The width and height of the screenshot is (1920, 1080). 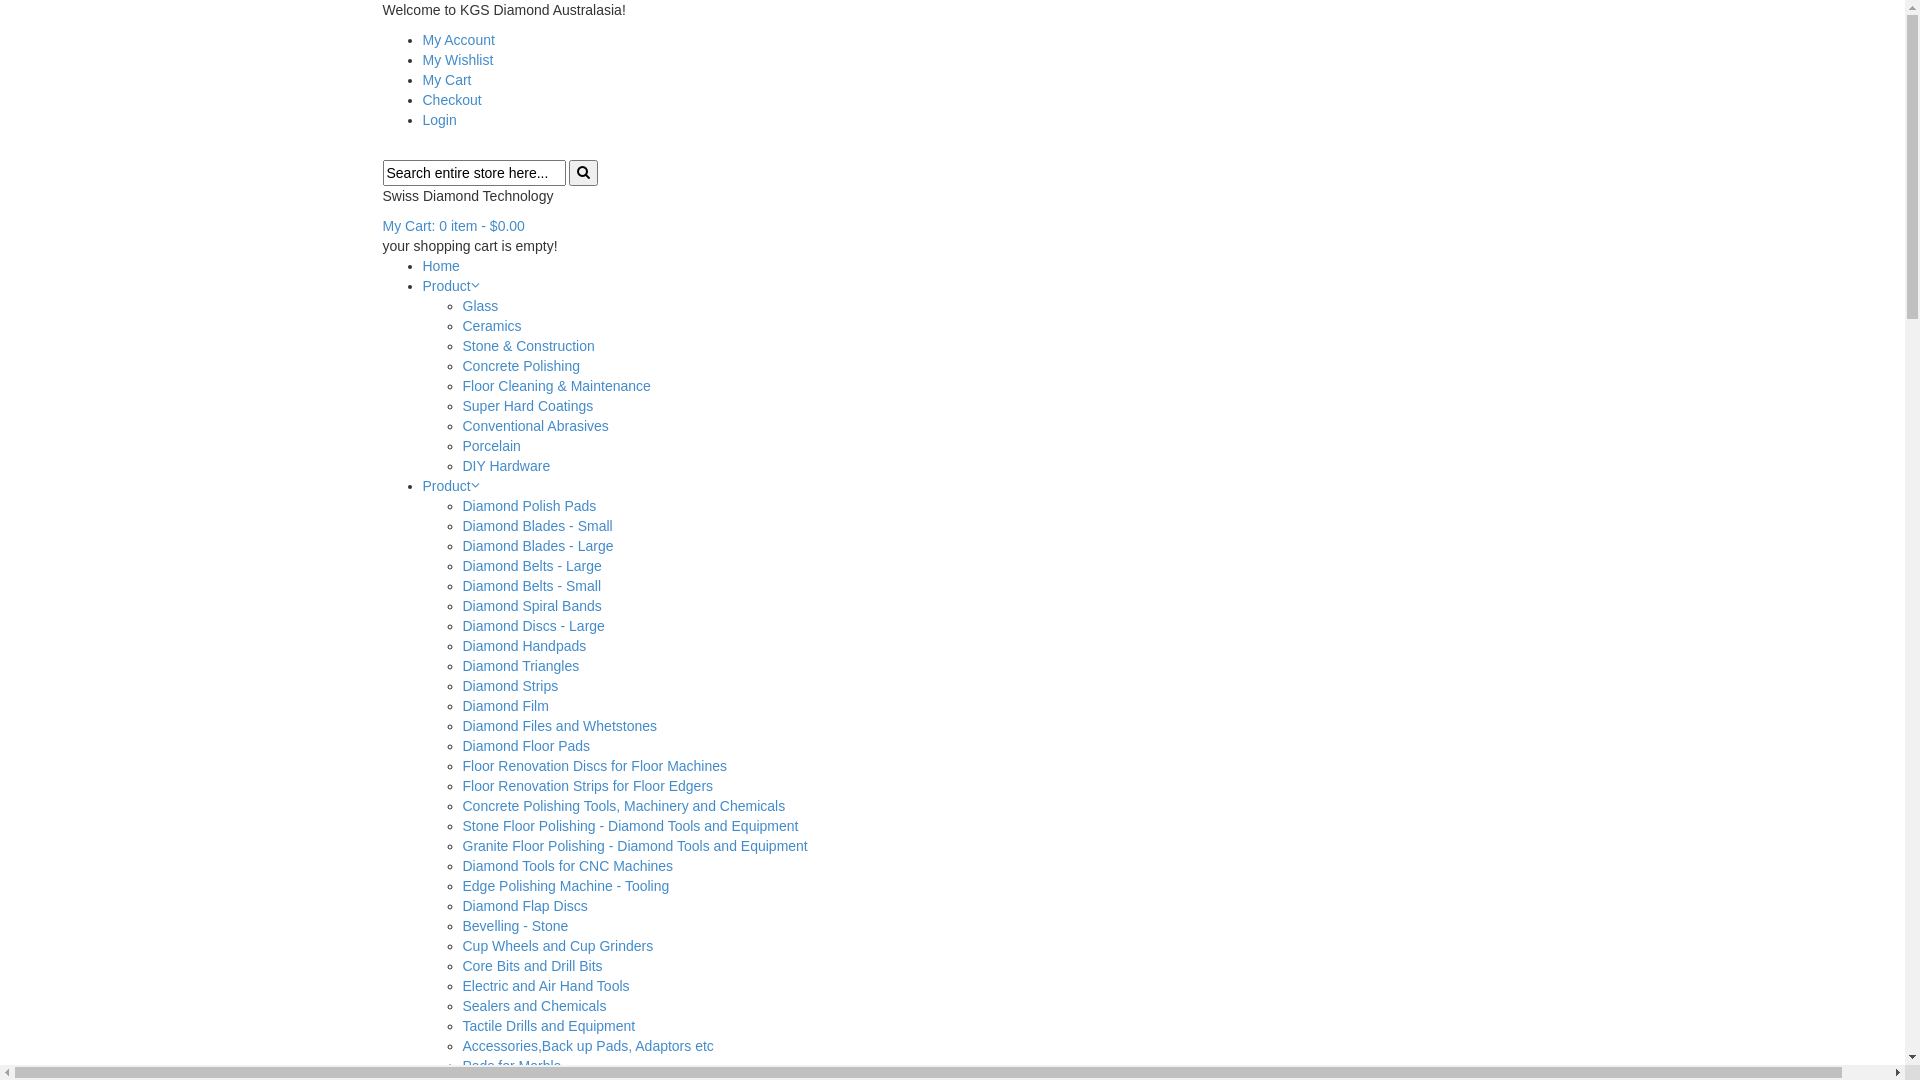 I want to click on 'My Cart: 0 item - $0.00', so click(x=382, y=225).